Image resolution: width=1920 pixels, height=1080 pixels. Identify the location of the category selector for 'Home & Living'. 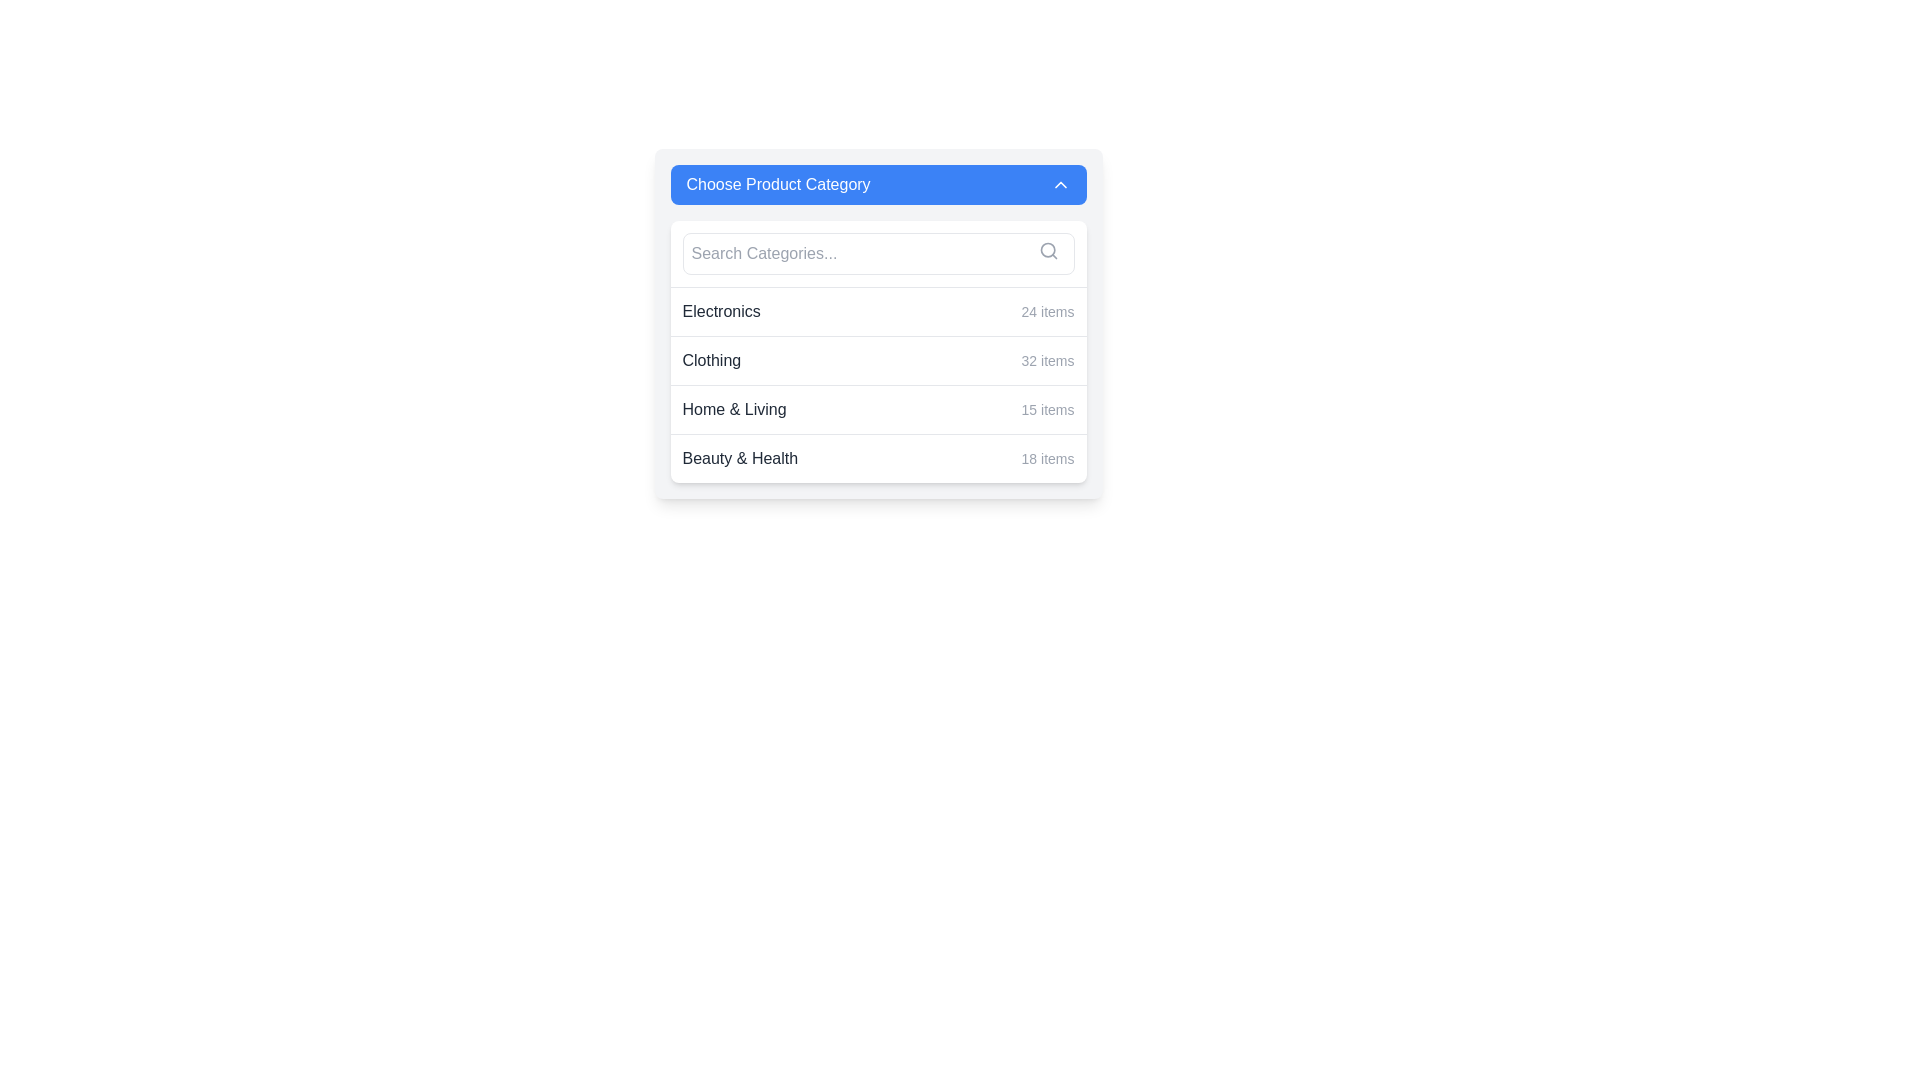
(878, 408).